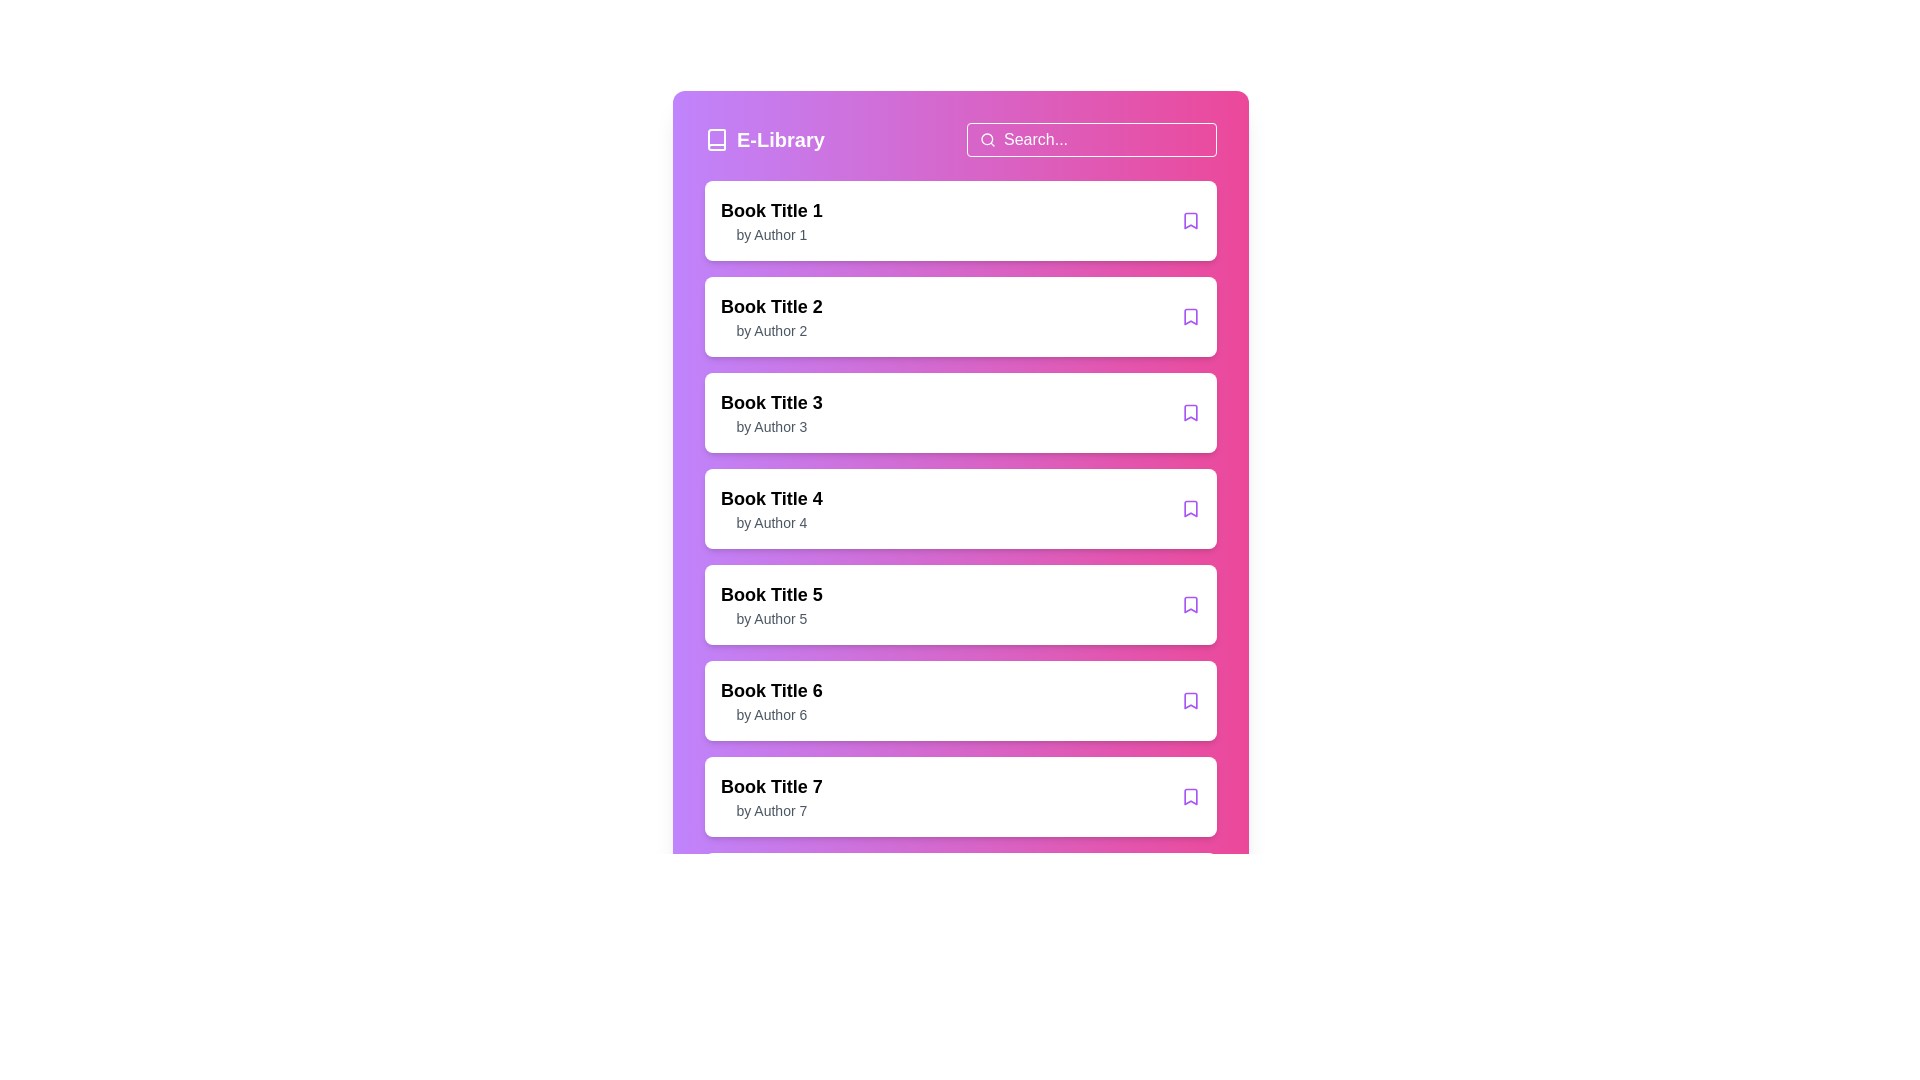 The width and height of the screenshot is (1920, 1080). I want to click on the bookmarking icon associated with 'Book Title 6 by Author 6', so click(1190, 700).